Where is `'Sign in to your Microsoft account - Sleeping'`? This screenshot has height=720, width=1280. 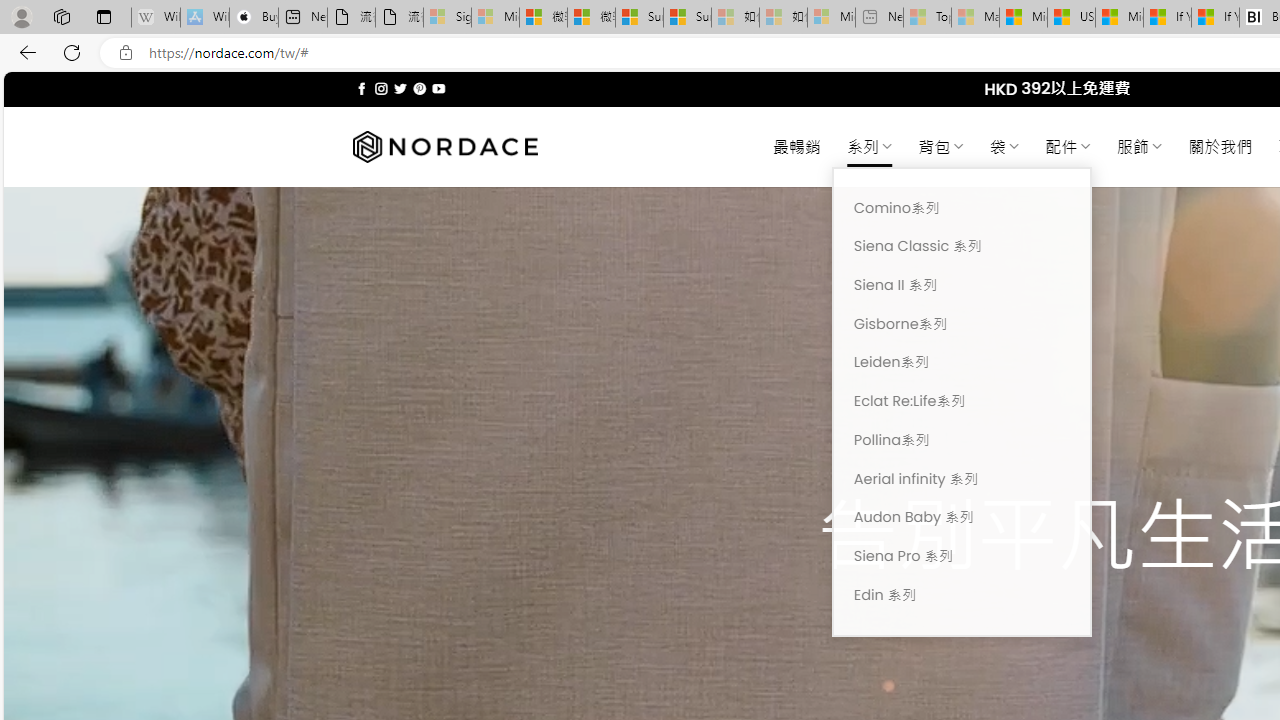 'Sign in to your Microsoft account - Sleeping' is located at coordinates (446, 17).